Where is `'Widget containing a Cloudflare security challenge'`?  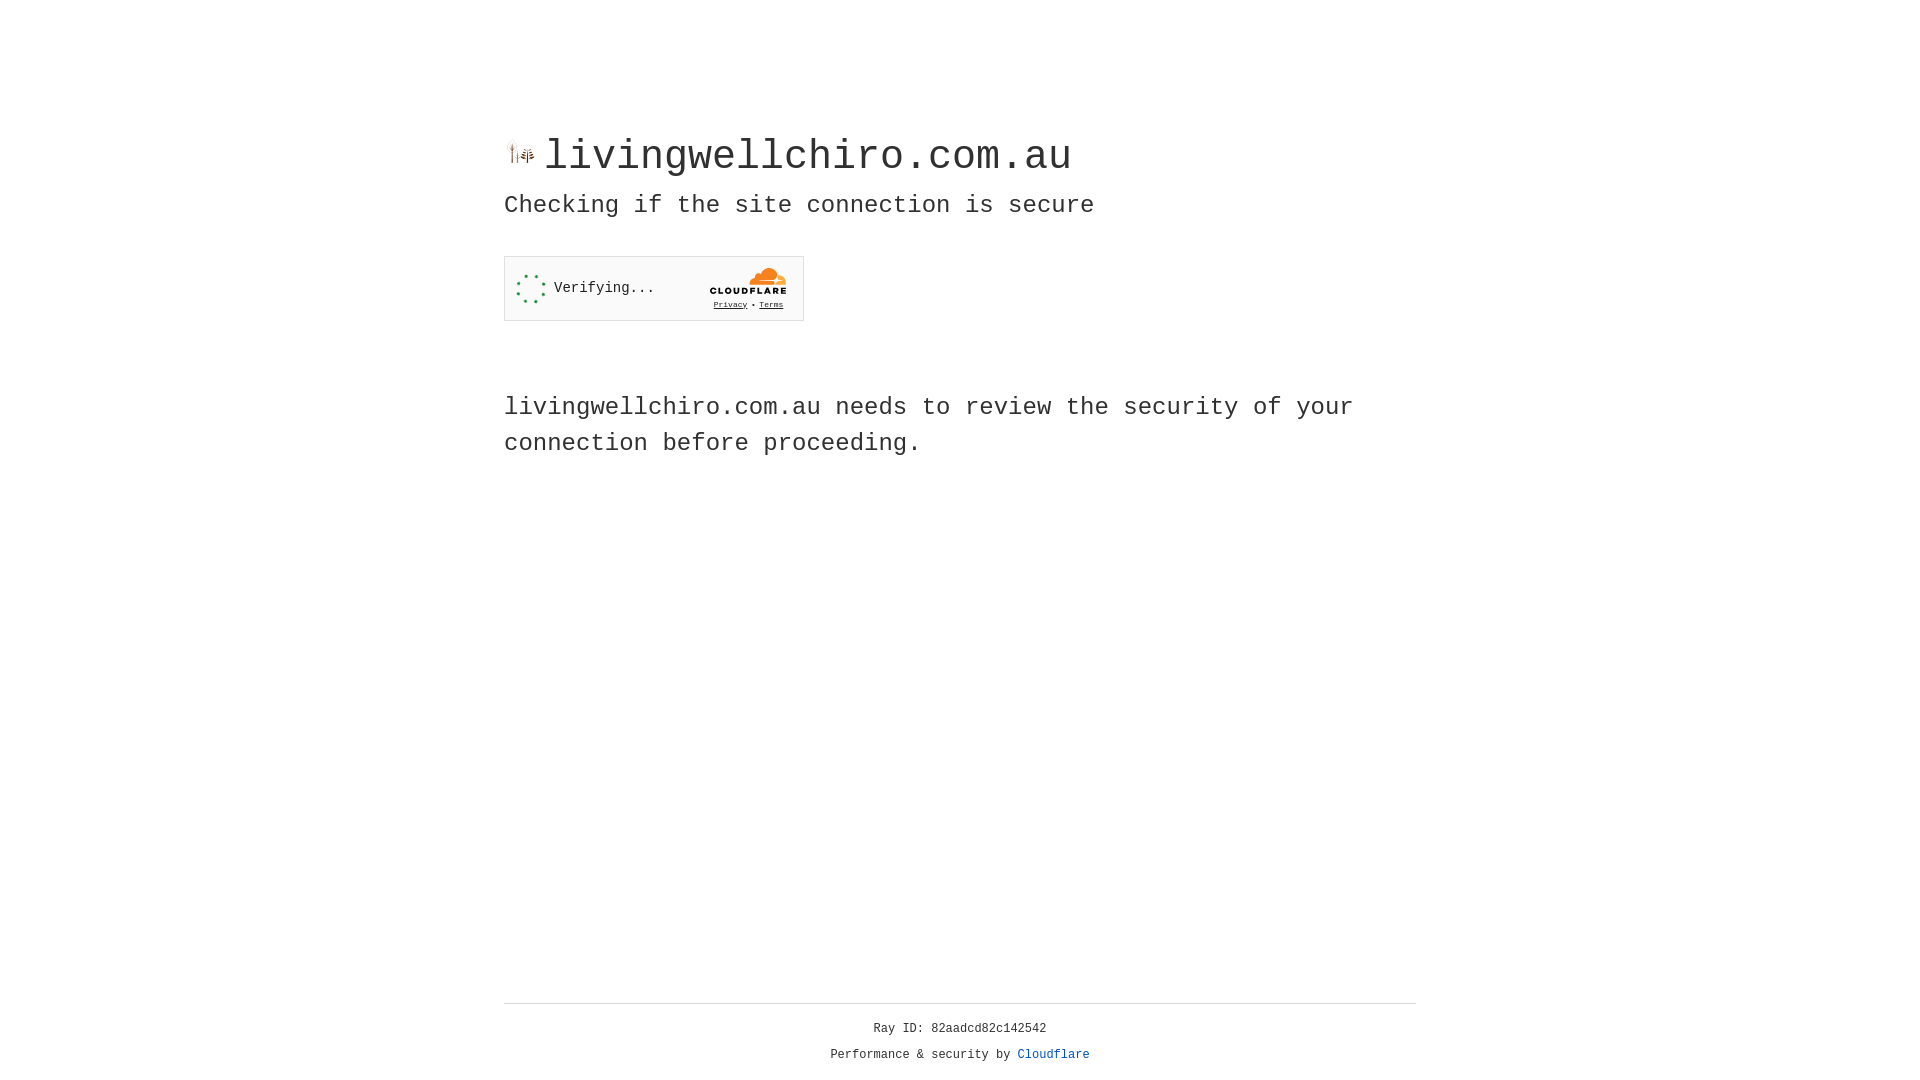
'Widget containing a Cloudflare security challenge' is located at coordinates (653, 288).